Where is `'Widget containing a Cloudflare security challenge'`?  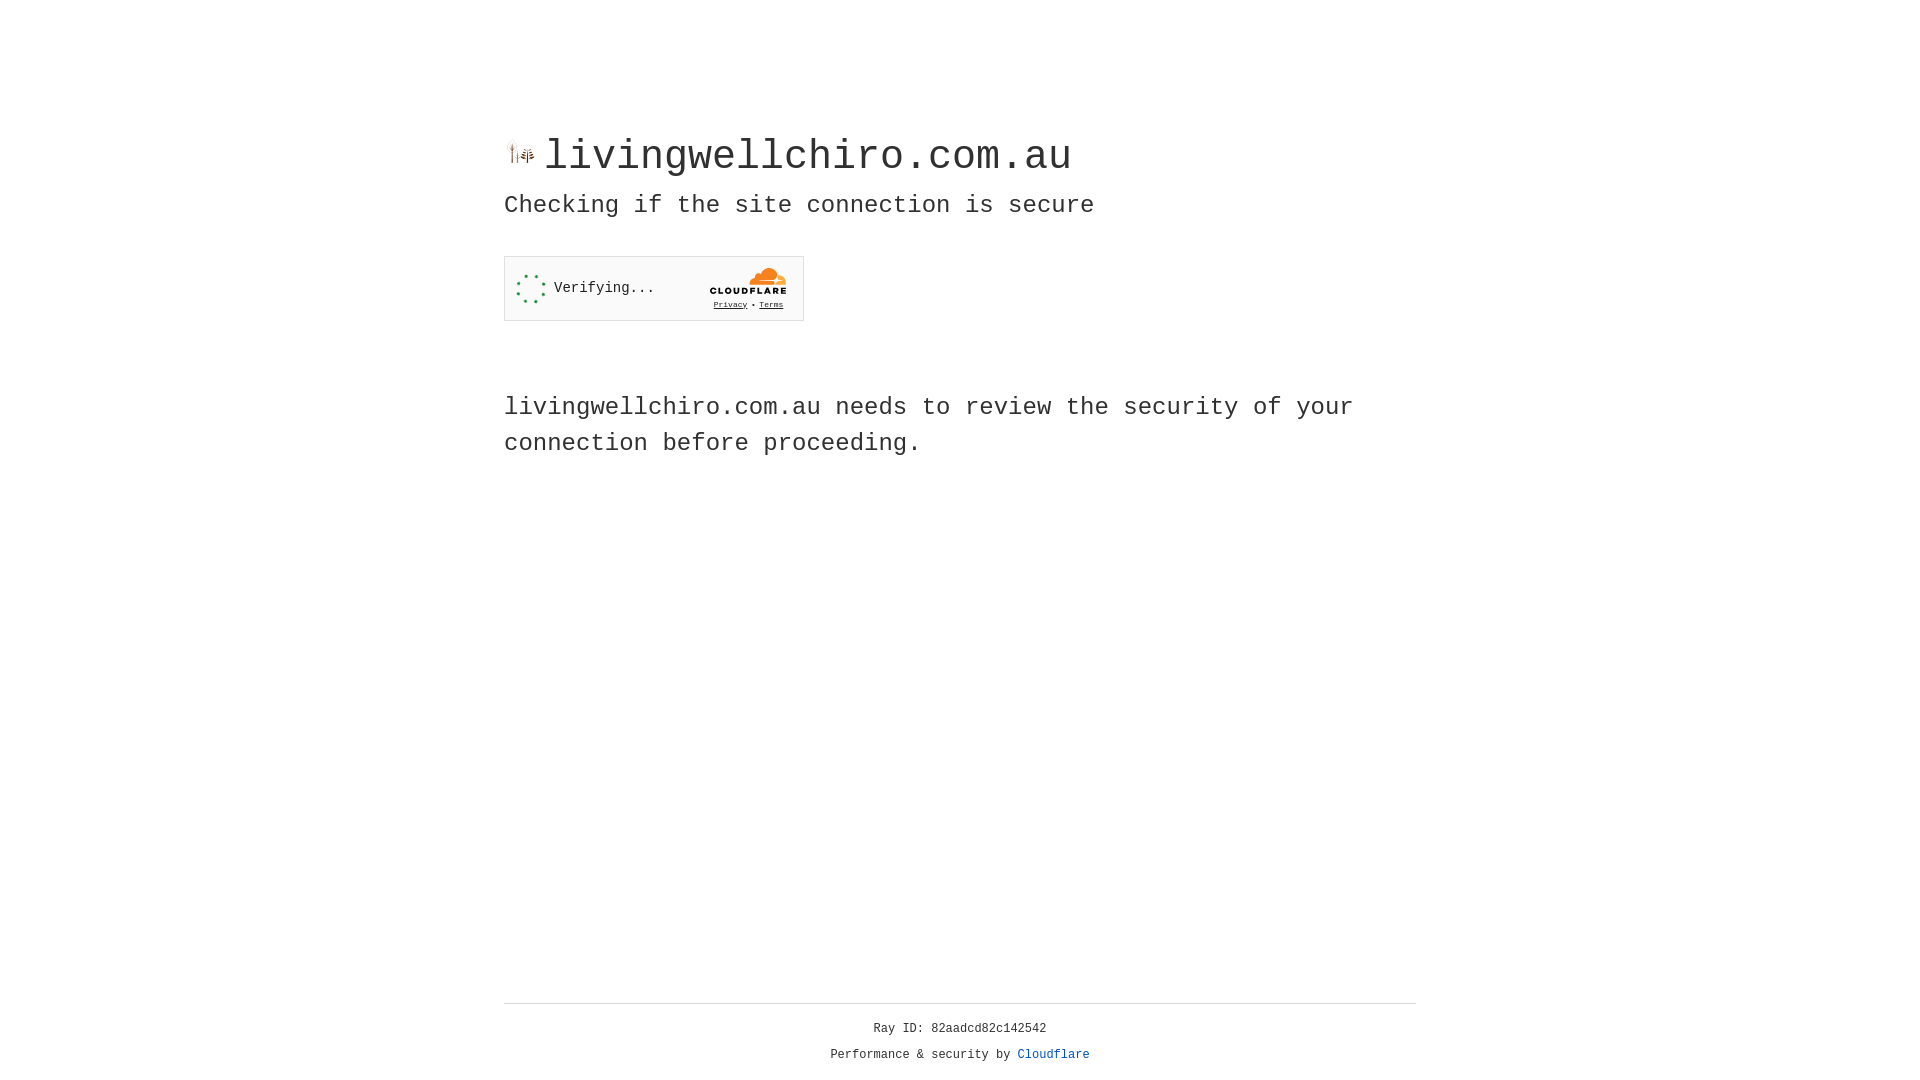
'Widget containing a Cloudflare security challenge' is located at coordinates (653, 288).